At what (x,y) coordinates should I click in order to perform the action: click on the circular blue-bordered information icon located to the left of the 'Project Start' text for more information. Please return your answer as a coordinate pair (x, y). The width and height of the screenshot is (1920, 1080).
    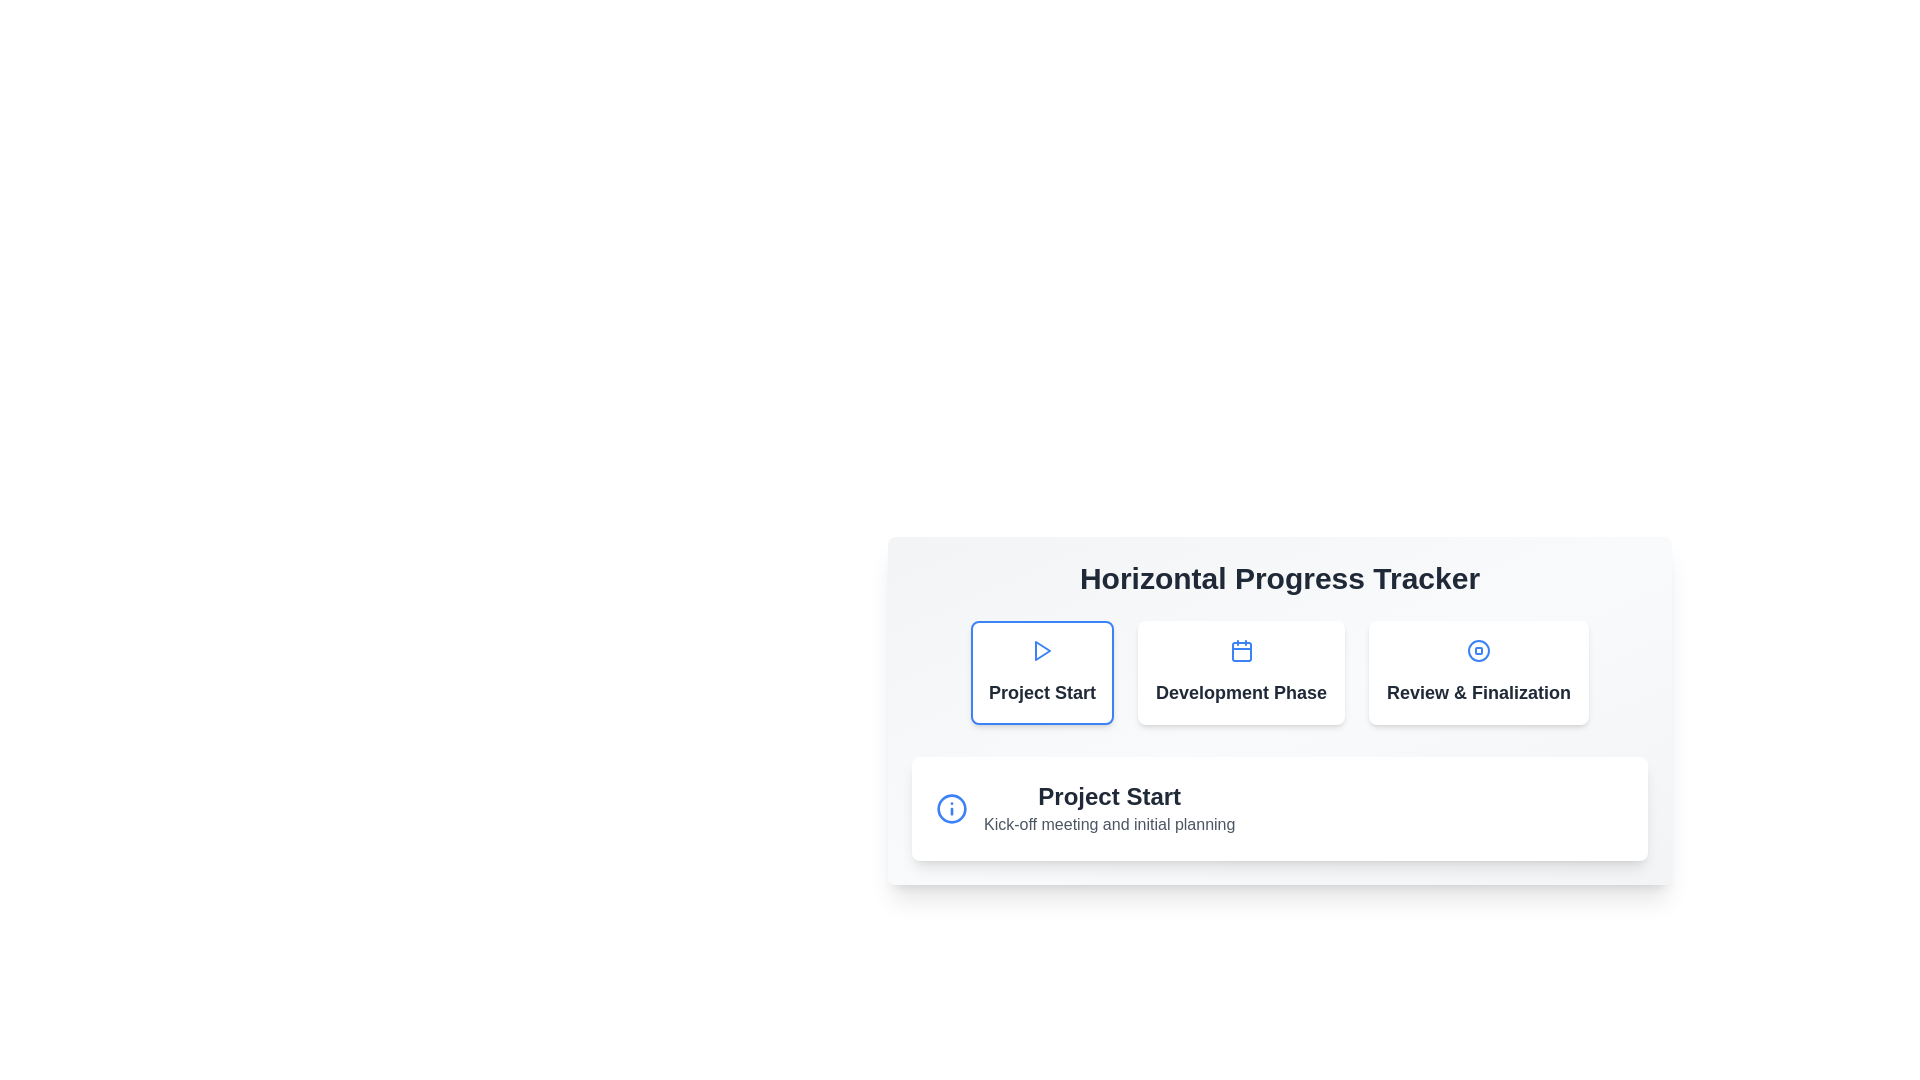
    Looking at the image, I should click on (950, 808).